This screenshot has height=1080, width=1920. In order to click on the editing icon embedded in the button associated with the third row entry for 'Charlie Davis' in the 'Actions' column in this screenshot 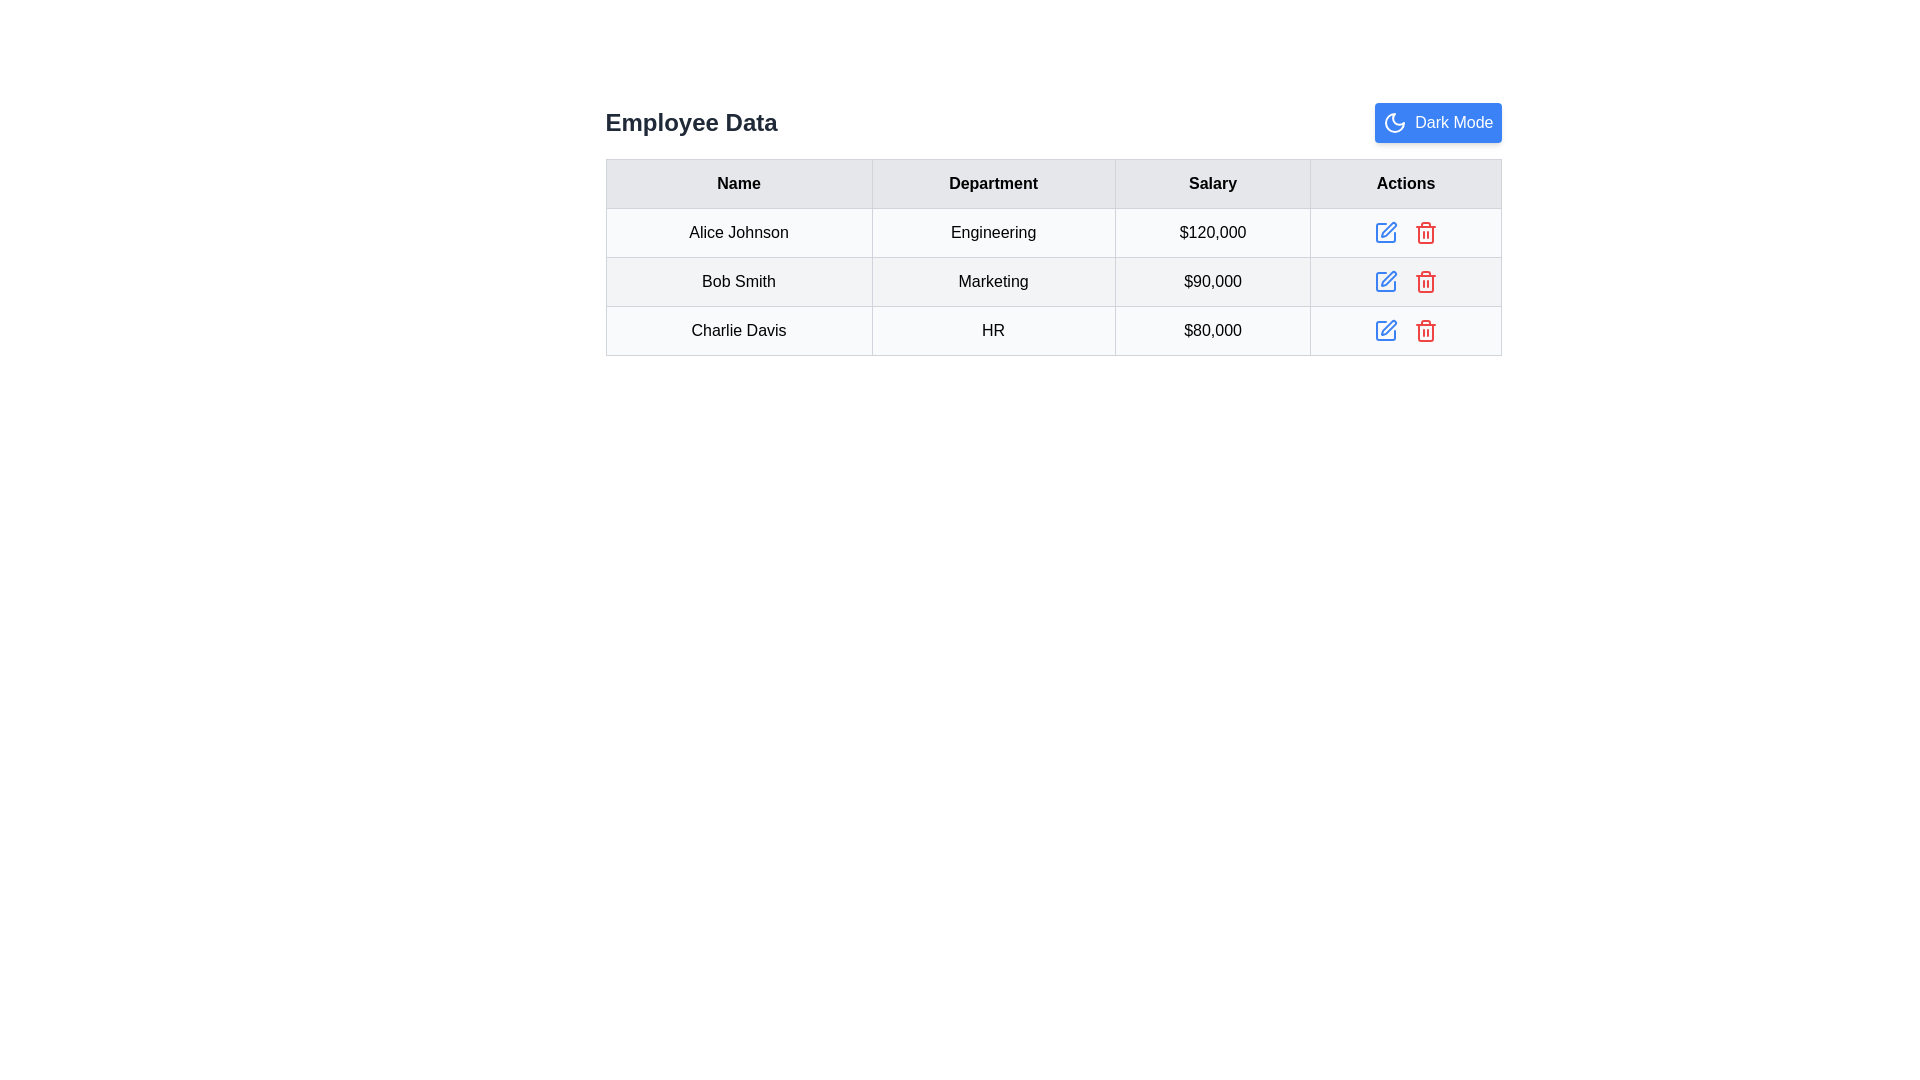, I will do `click(1387, 326)`.